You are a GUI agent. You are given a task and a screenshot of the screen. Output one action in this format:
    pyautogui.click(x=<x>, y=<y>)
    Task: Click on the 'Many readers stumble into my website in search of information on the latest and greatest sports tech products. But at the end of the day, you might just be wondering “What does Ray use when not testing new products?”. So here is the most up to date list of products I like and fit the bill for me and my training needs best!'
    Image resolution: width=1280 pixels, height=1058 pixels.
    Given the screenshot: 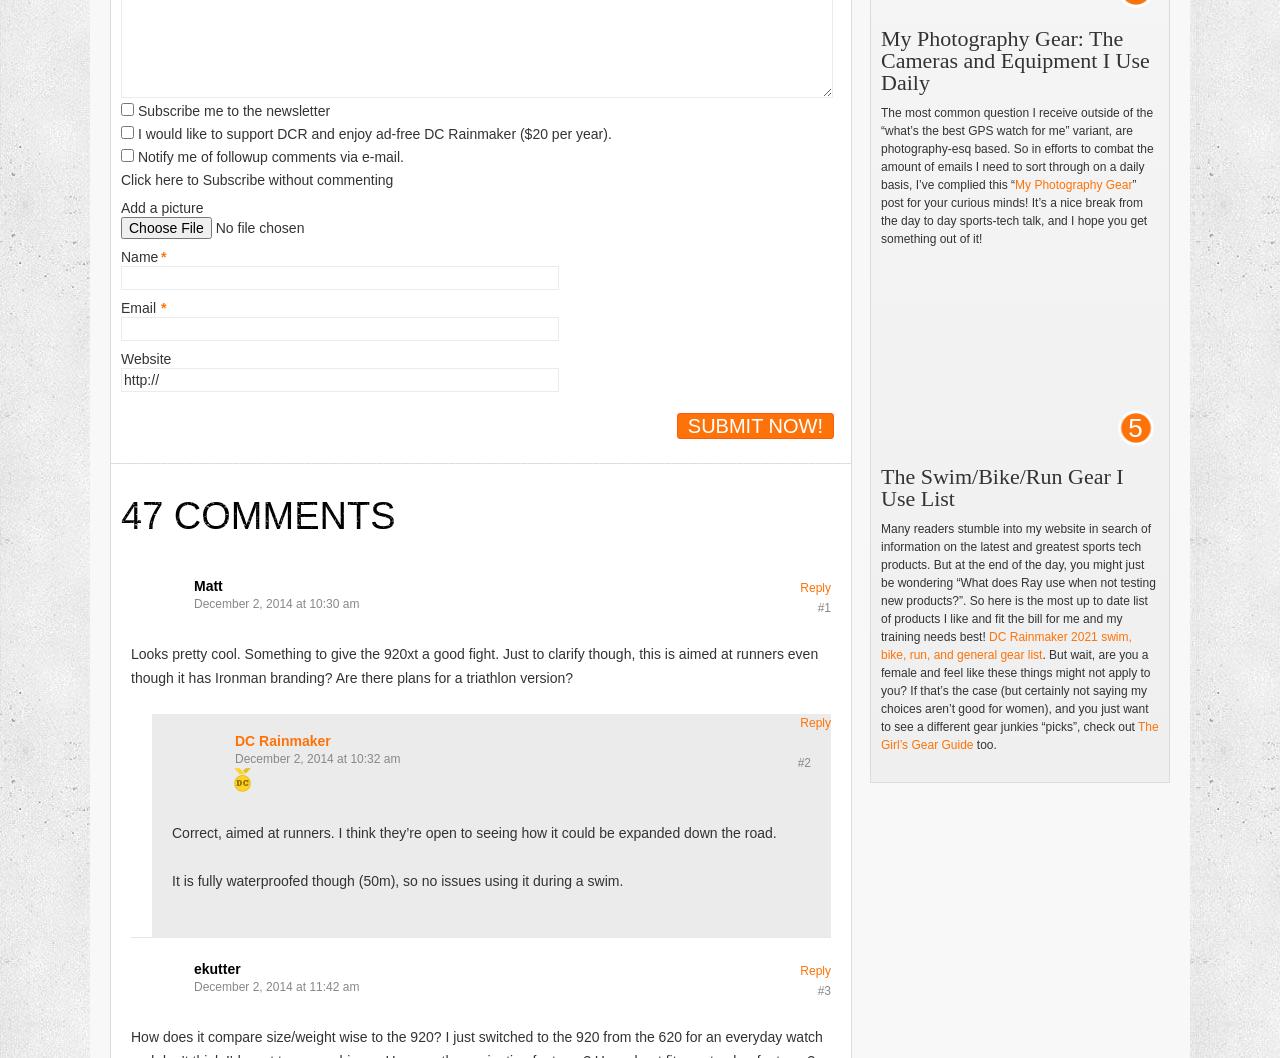 What is the action you would take?
    pyautogui.click(x=1017, y=582)
    